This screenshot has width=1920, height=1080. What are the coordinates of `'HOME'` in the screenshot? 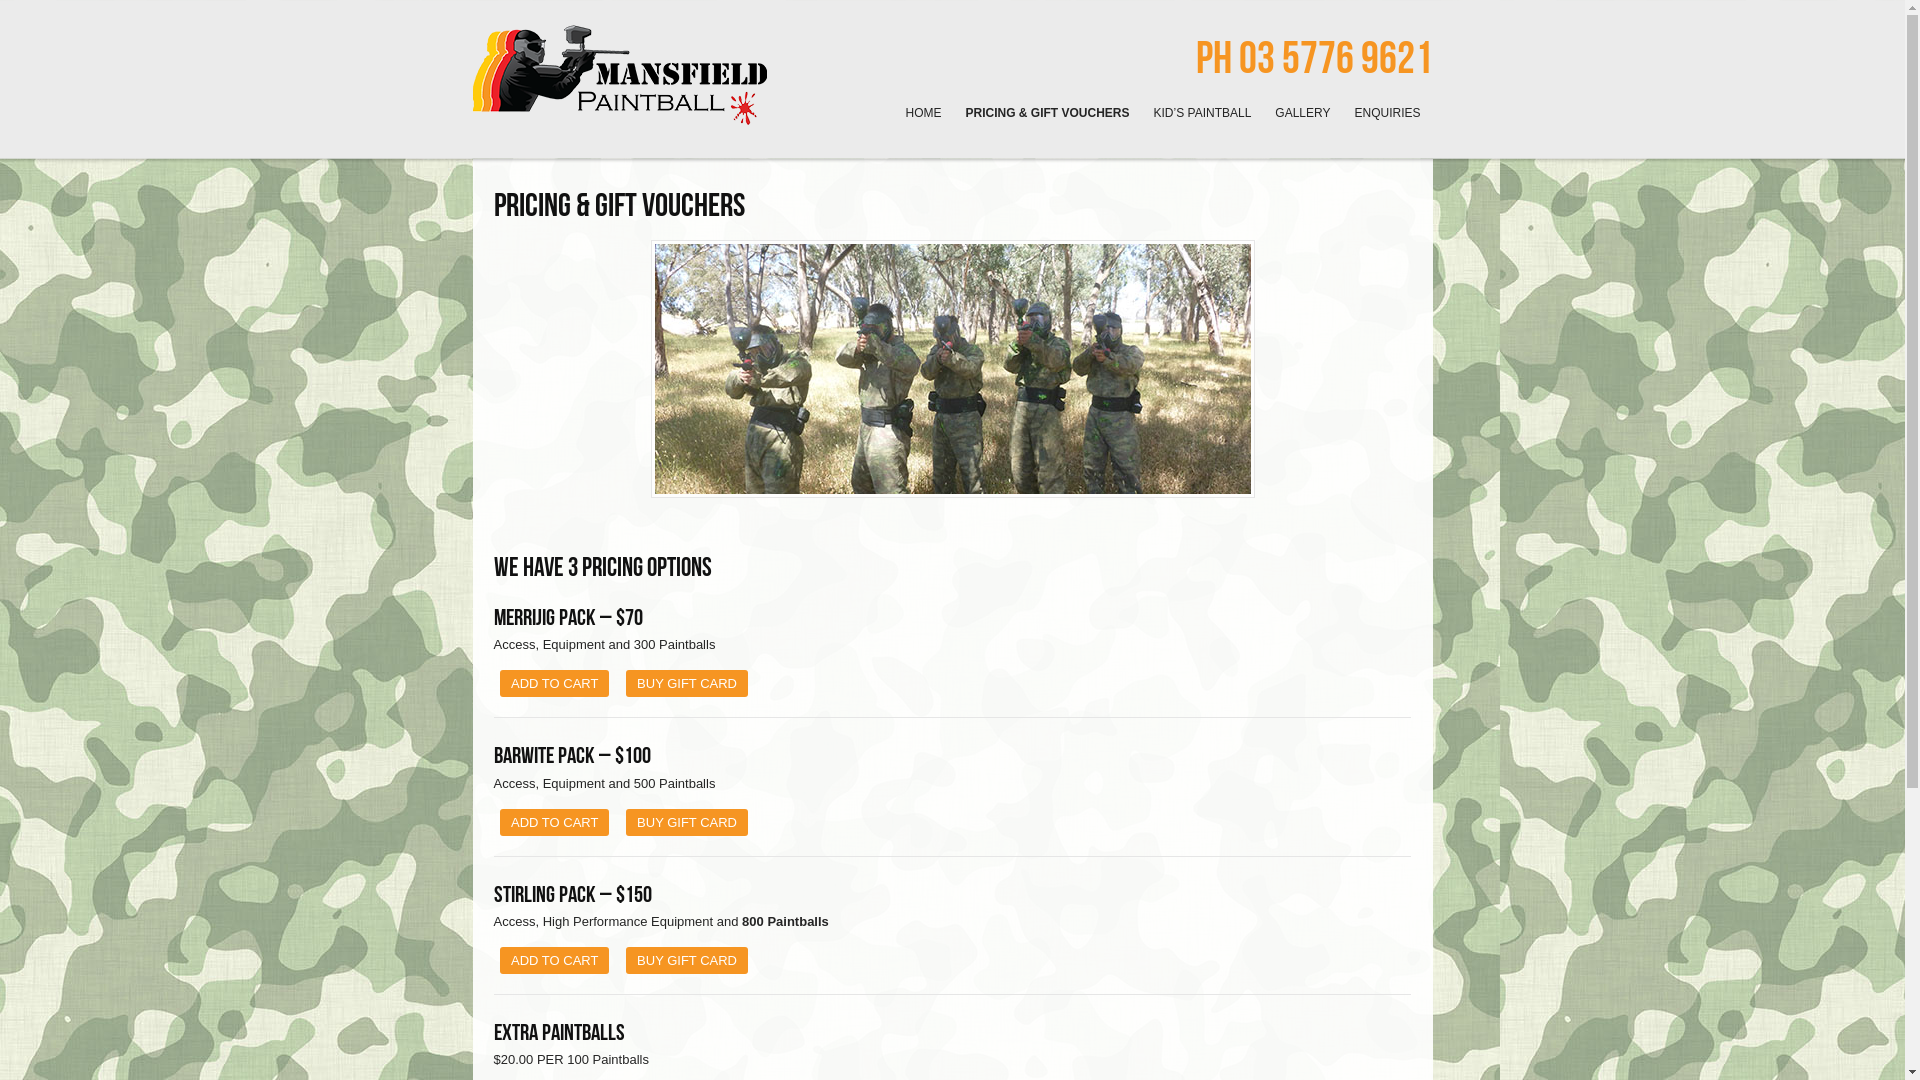 It's located at (923, 112).